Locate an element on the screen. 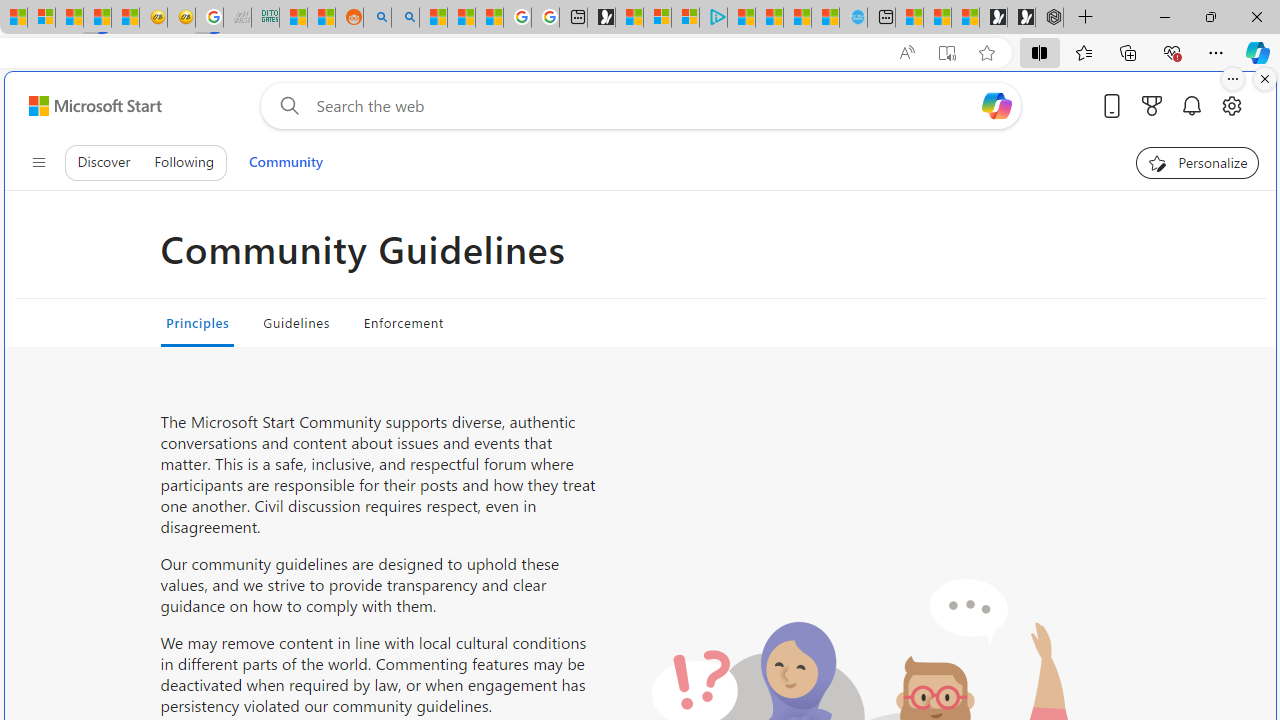 This screenshot has width=1280, height=720. 'Play Free Online Games | Games from Microsoft Start' is located at coordinates (1021, 17).